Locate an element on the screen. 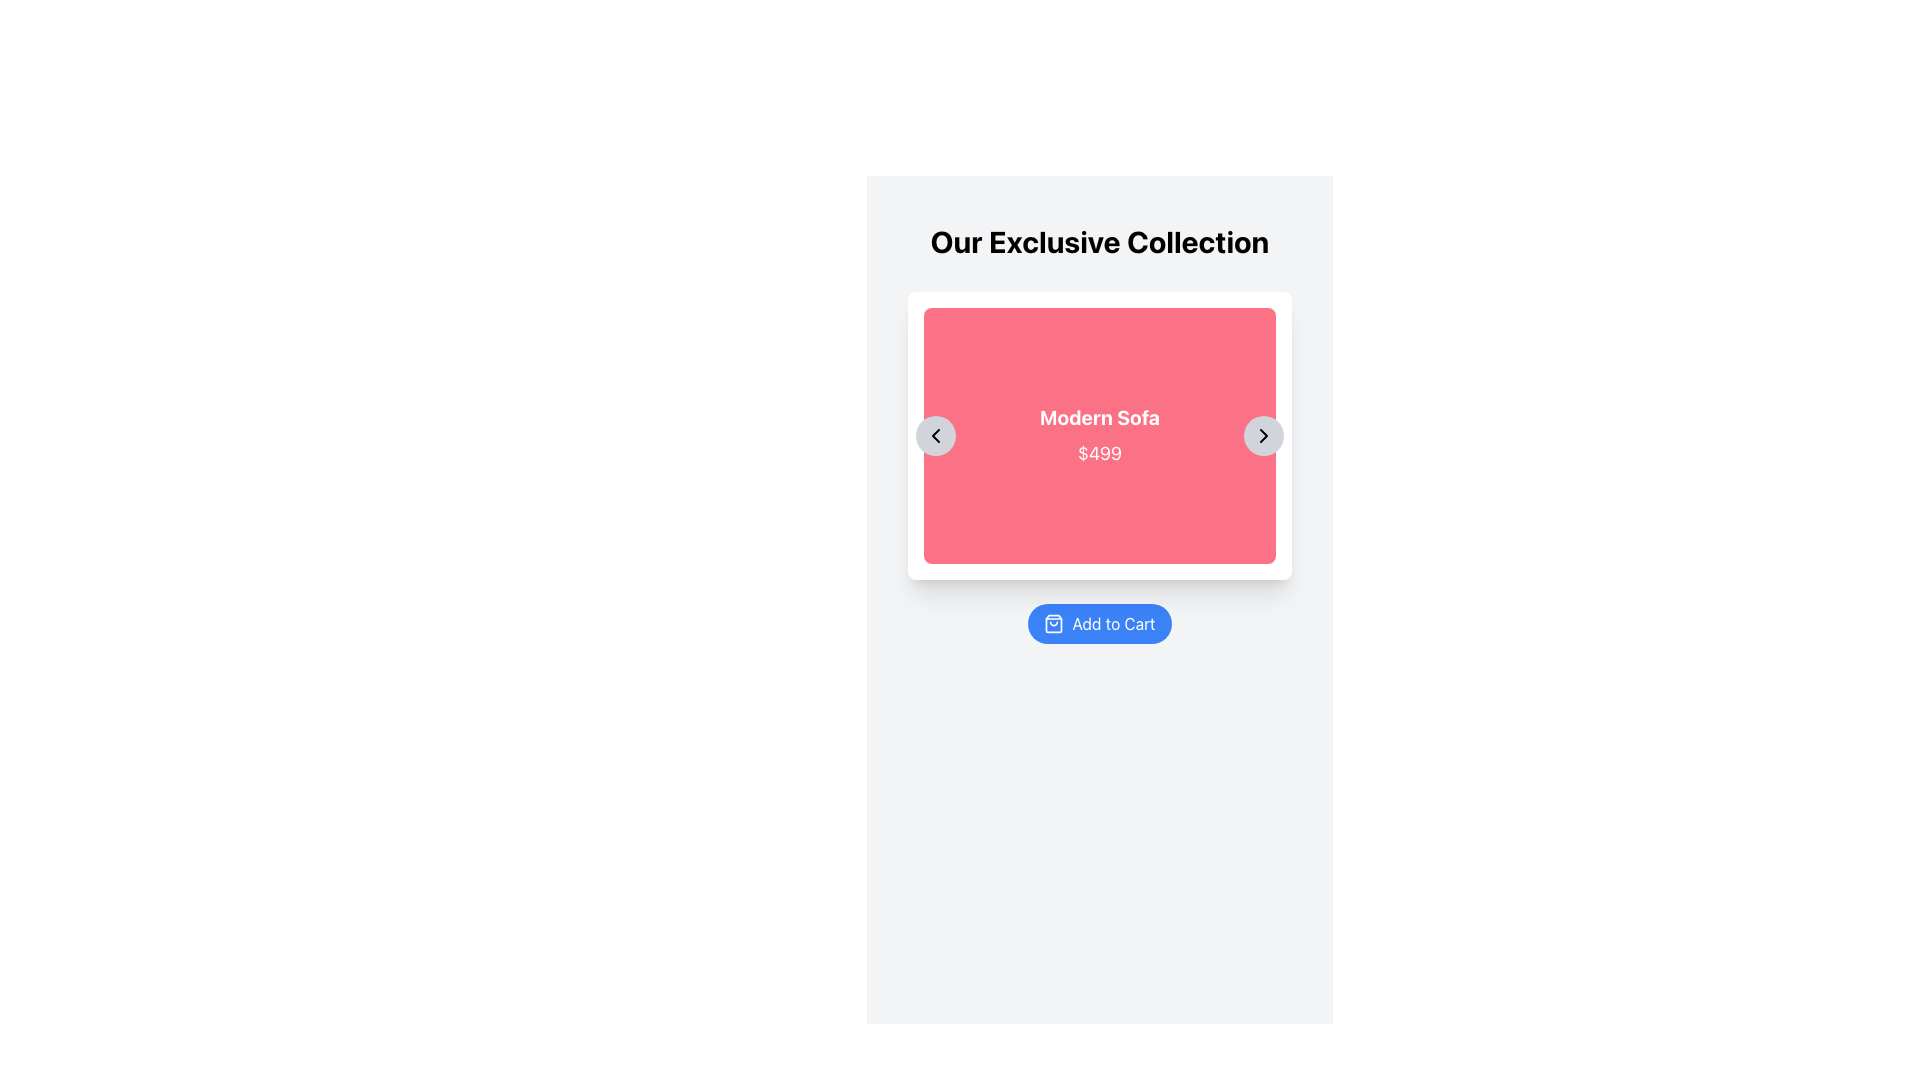 The height and width of the screenshot is (1080, 1920). the text label reading 'Modern Sofa', which is styled with bold, large, and white font on a pink background, located at the upper part of the product card is located at coordinates (1098, 416).